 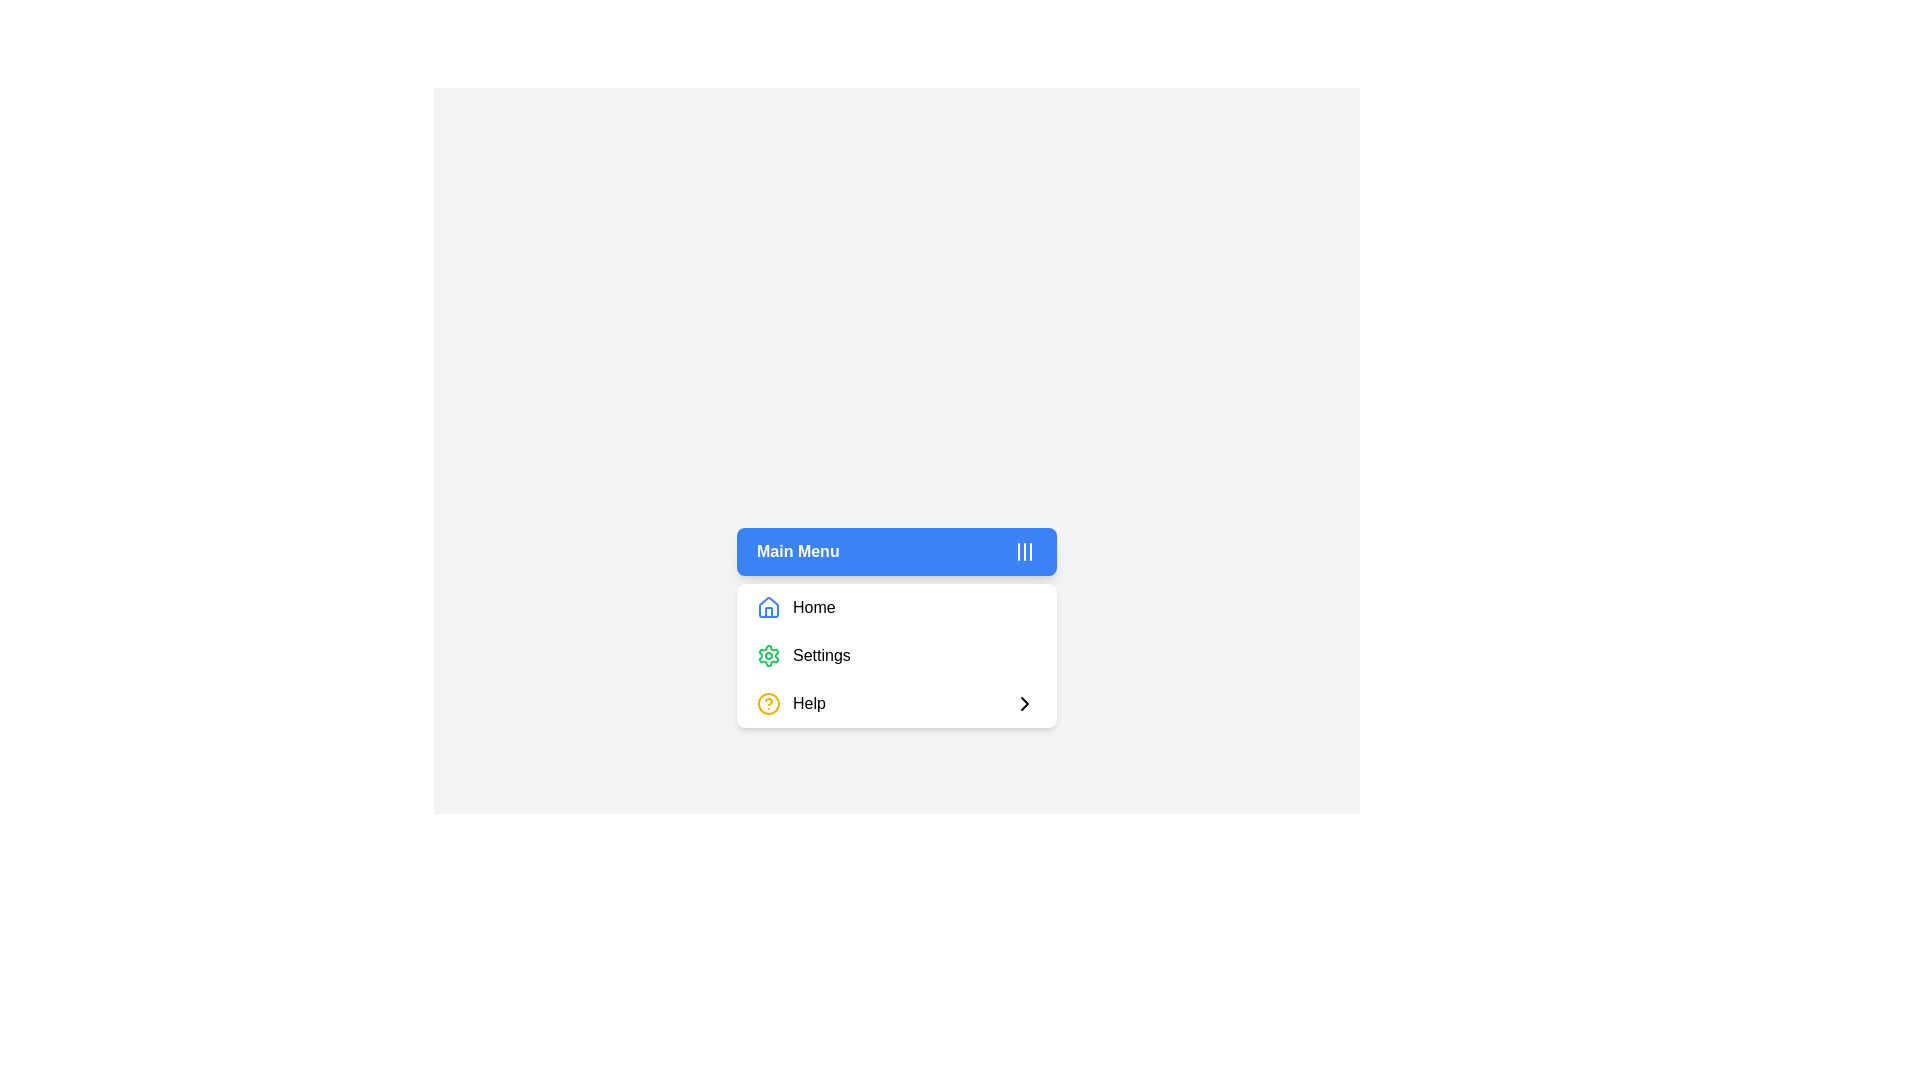 What do you see at coordinates (767, 655) in the screenshot?
I see `the 'Settings' menu icon, which is located to the left of the 'Settings' text in the vertical menu` at bounding box center [767, 655].